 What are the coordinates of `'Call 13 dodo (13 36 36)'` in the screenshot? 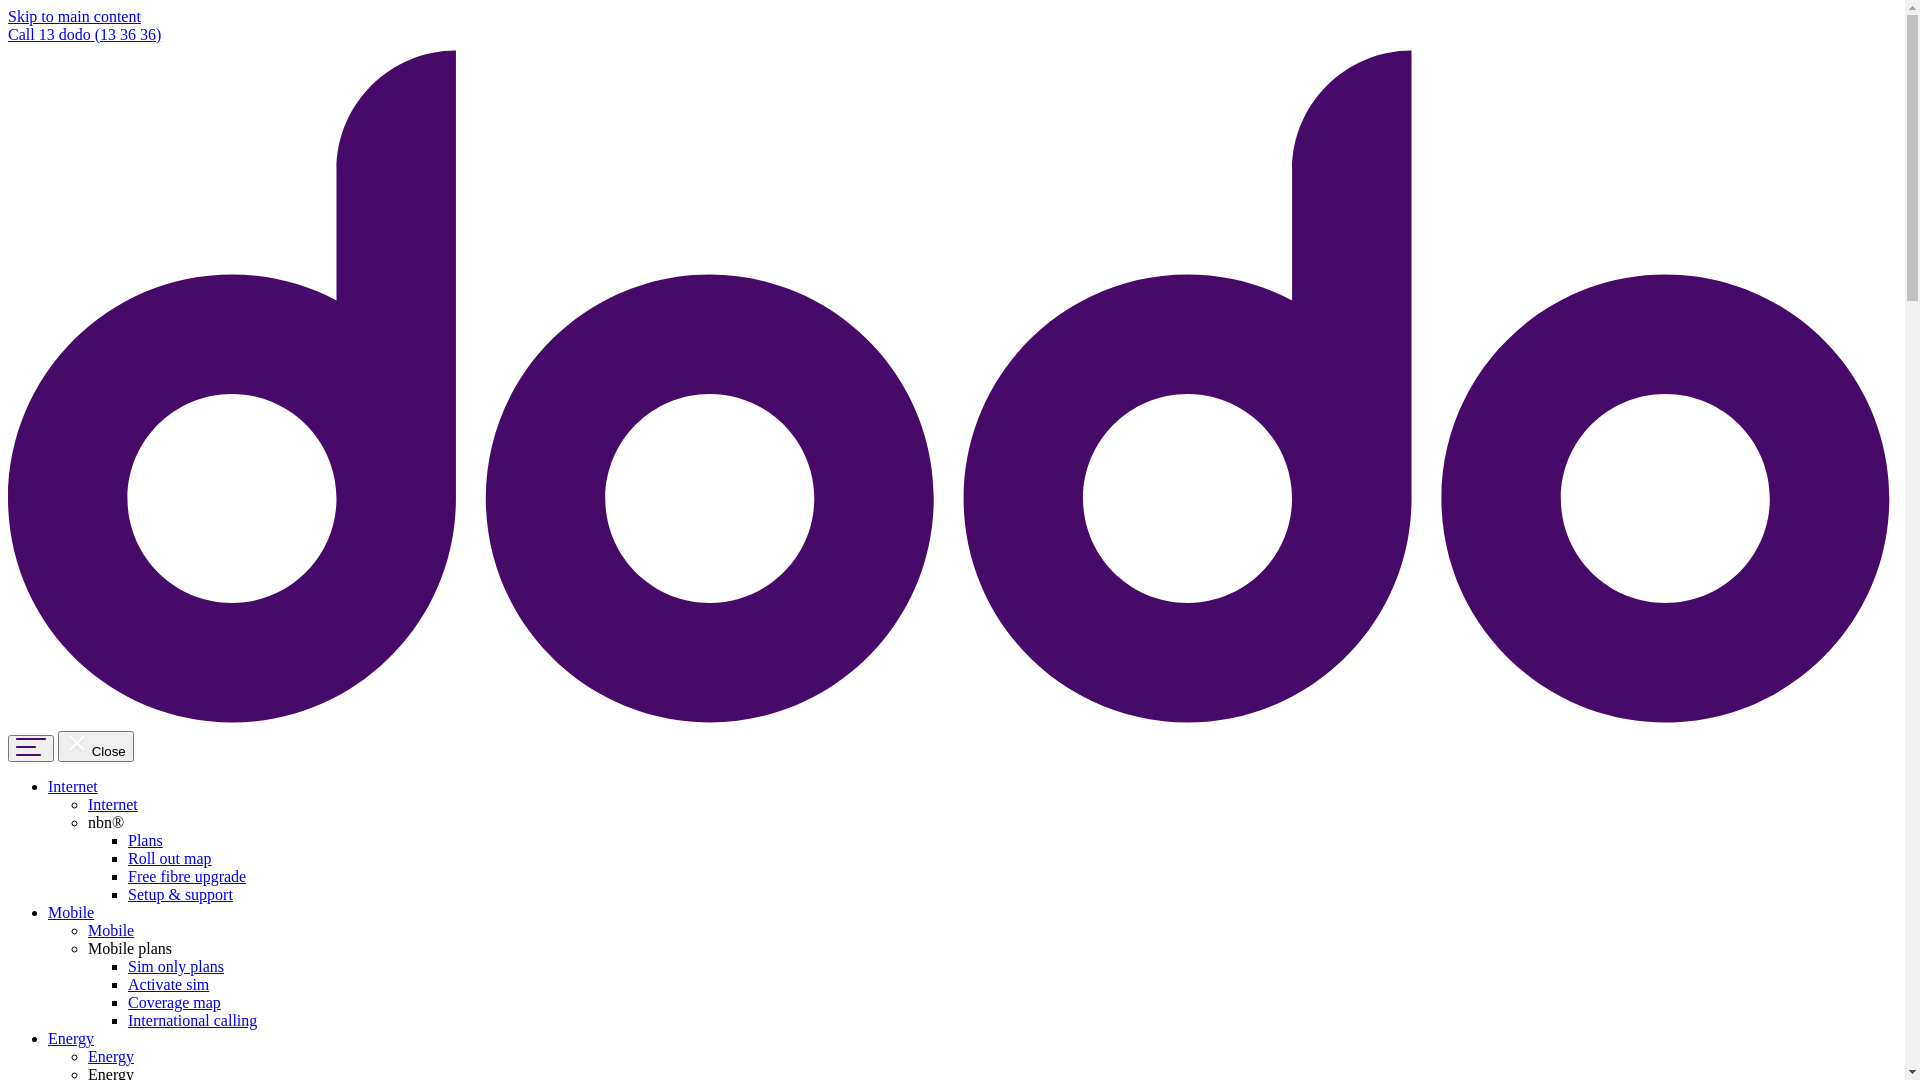 It's located at (83, 34).